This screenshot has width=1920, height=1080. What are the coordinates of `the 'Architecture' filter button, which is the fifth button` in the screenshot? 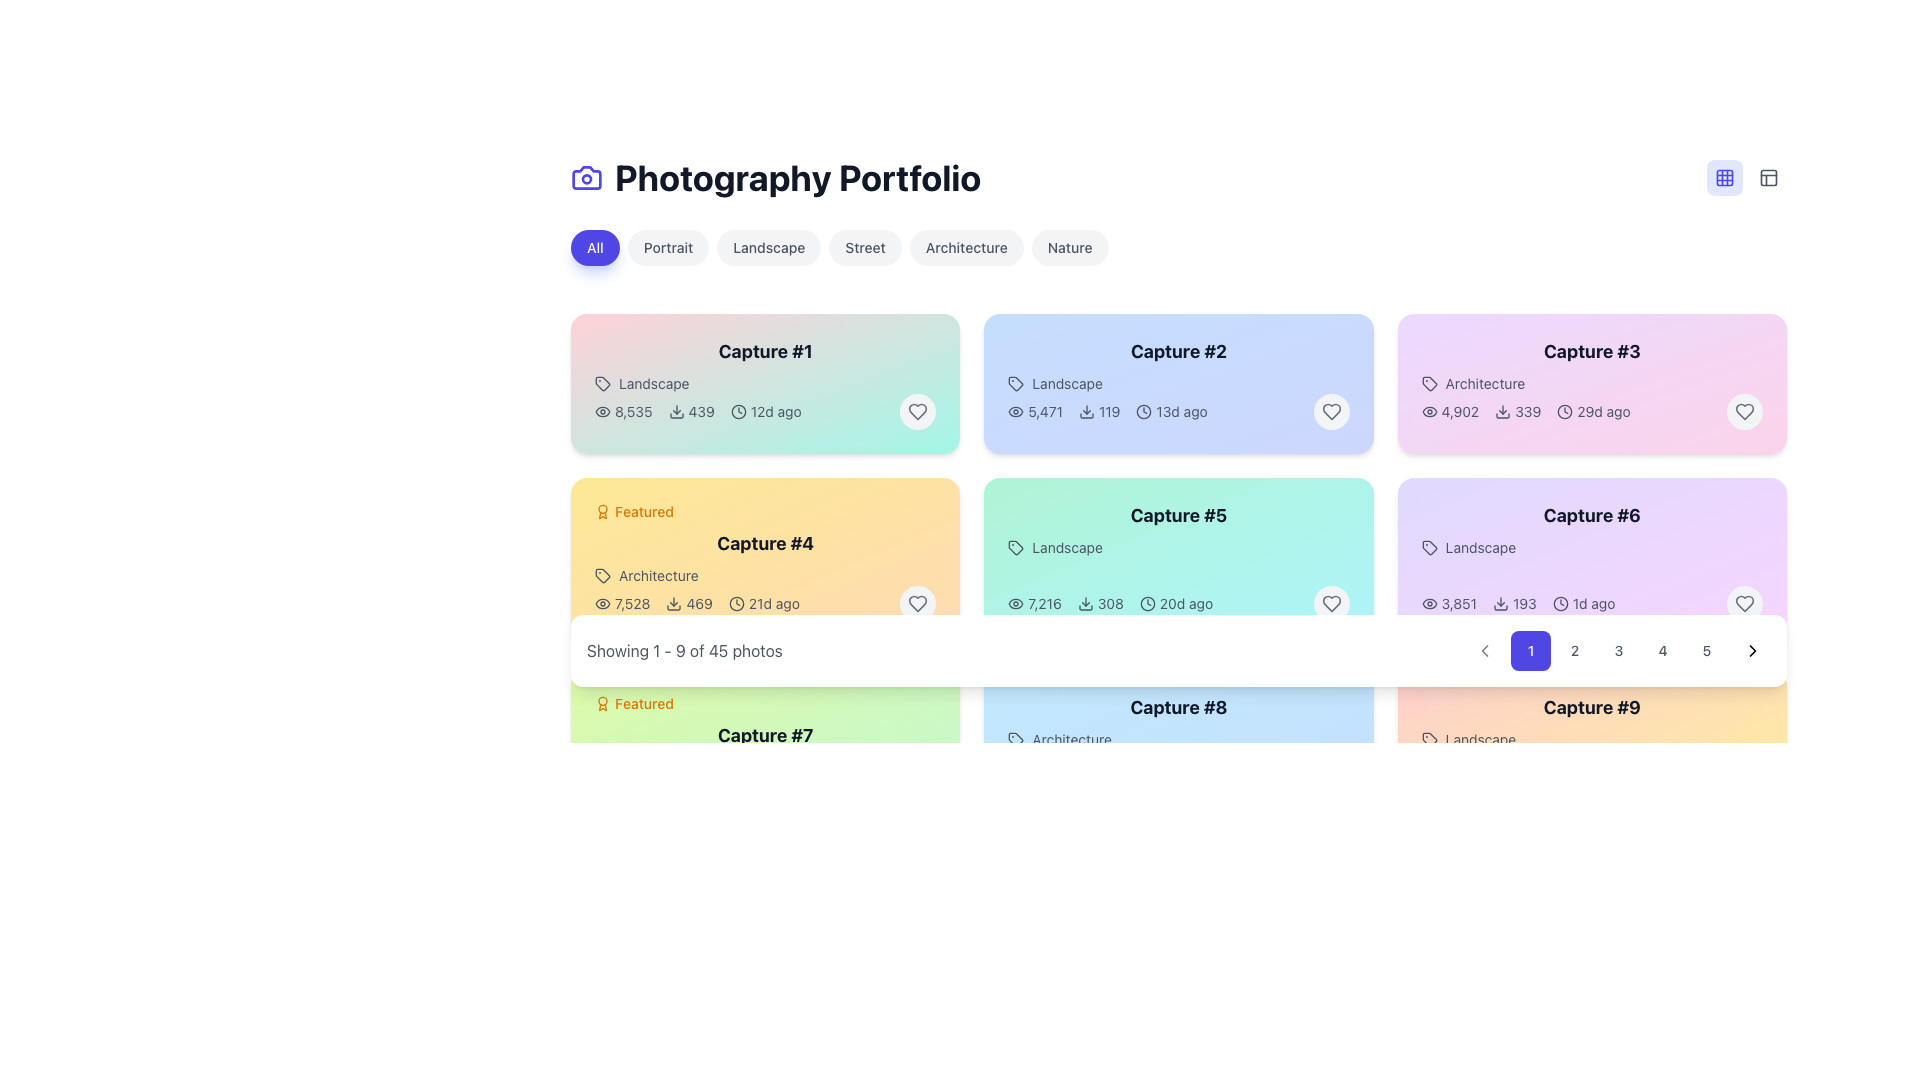 It's located at (966, 246).